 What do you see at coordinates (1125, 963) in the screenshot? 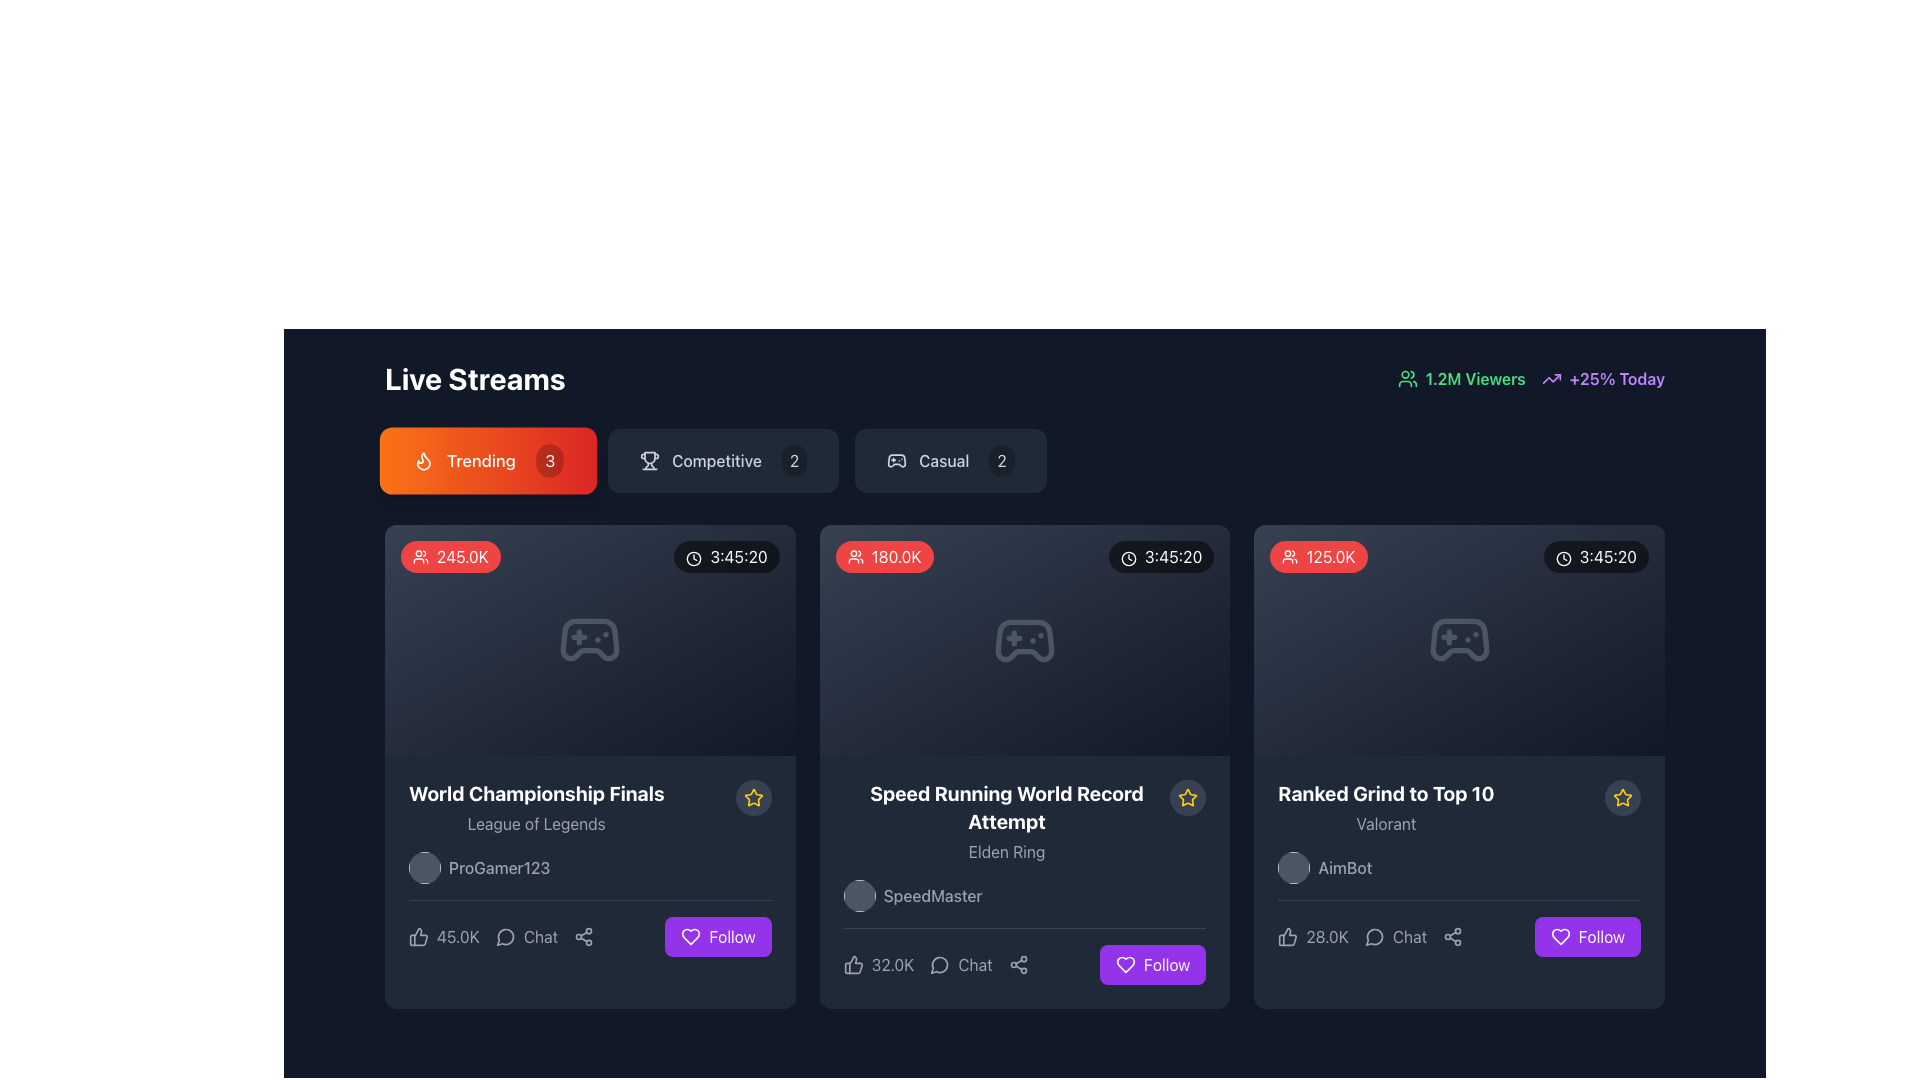
I see `the heart icon with a purple outline inside the 'Follow' button located at the bottom-right corner of the card titled 'Speed Running World Record Attempt'` at bounding box center [1125, 963].